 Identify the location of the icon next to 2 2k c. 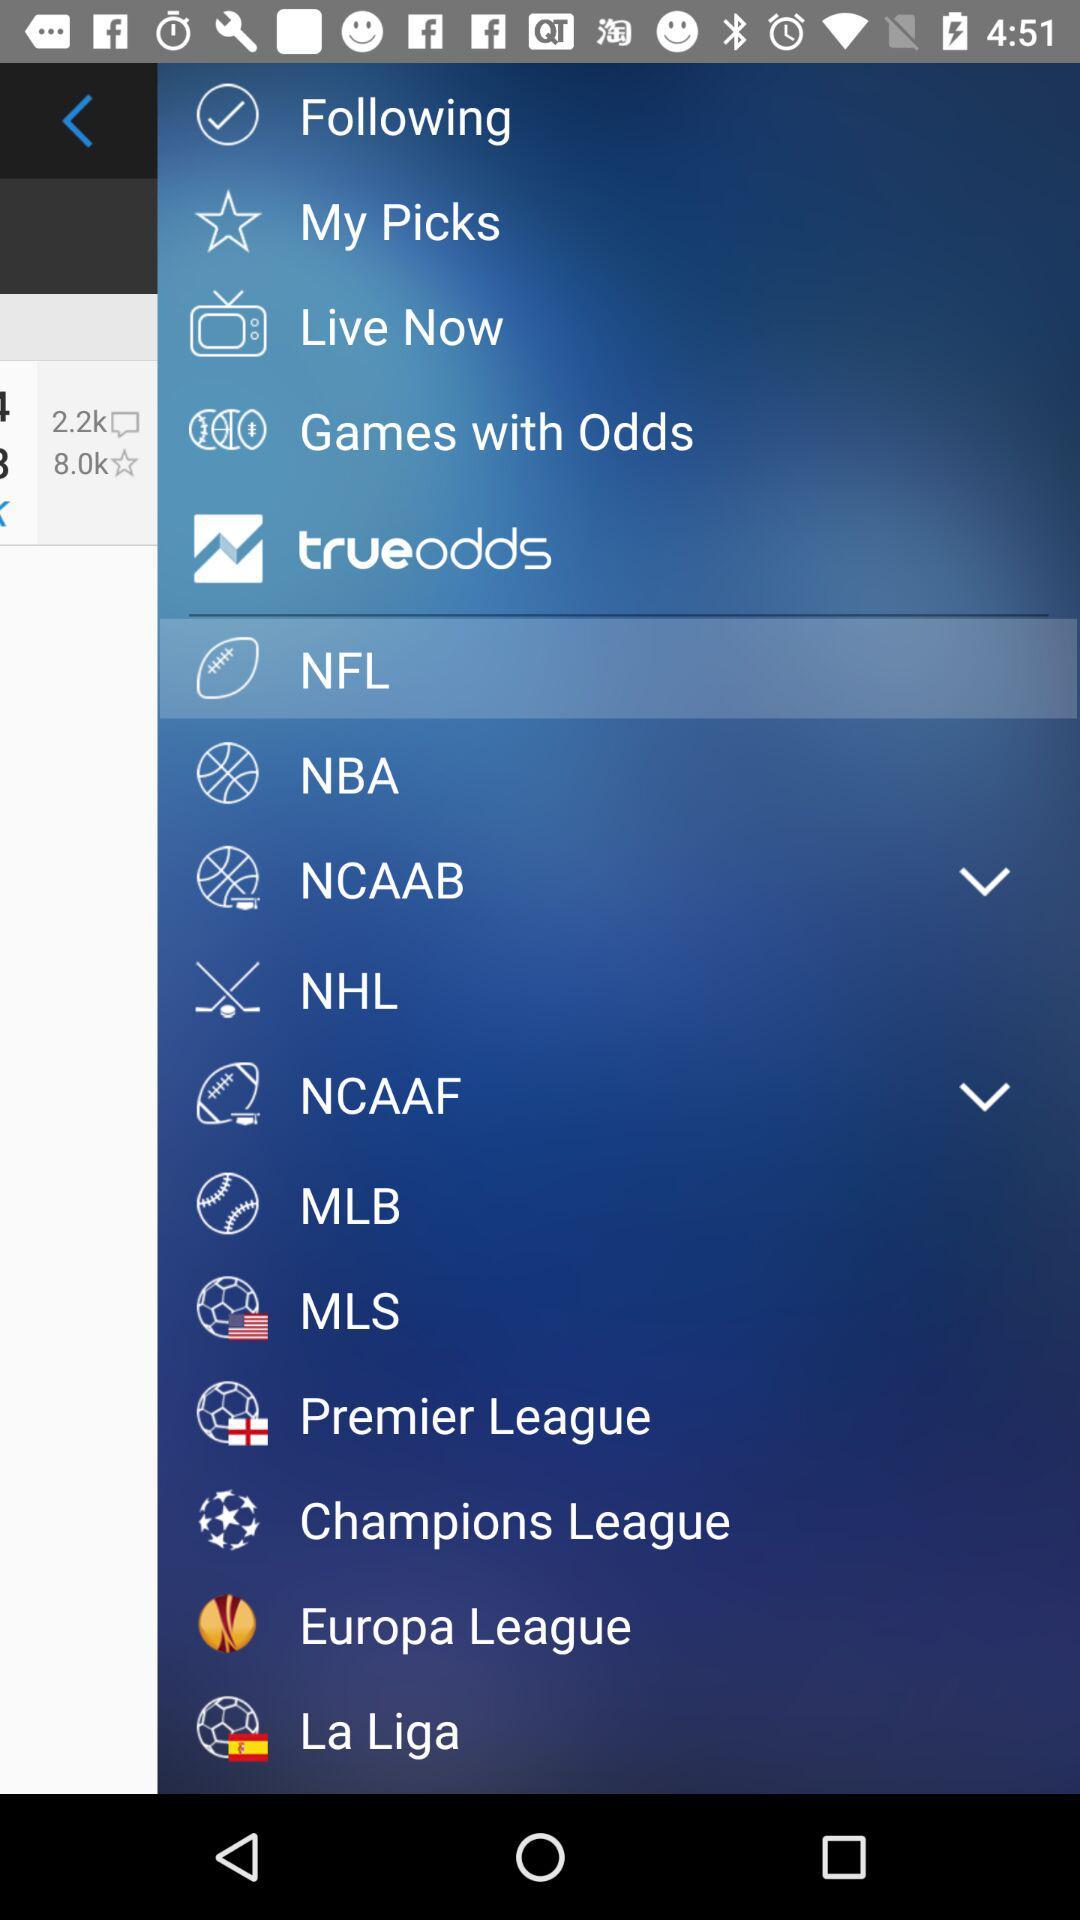
(5, 460).